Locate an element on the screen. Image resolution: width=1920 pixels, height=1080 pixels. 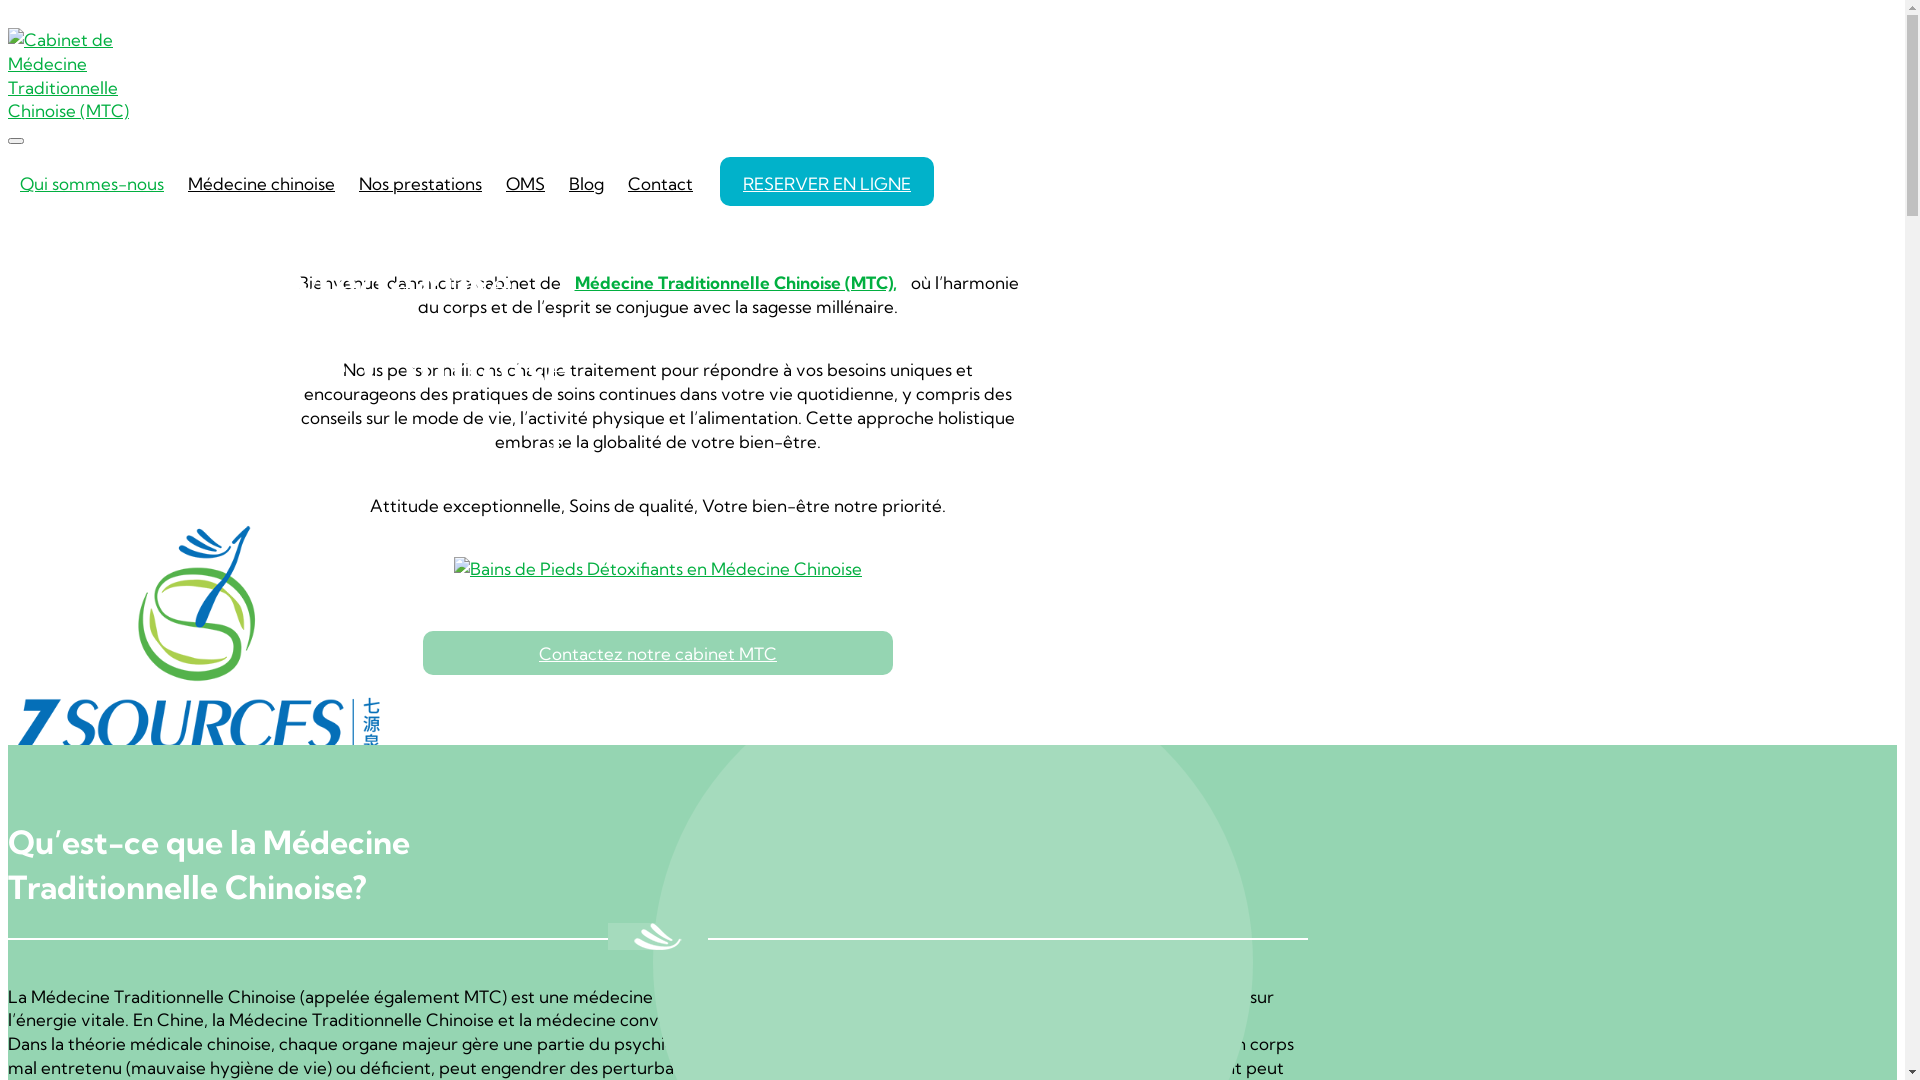
'Blog' is located at coordinates (585, 180).